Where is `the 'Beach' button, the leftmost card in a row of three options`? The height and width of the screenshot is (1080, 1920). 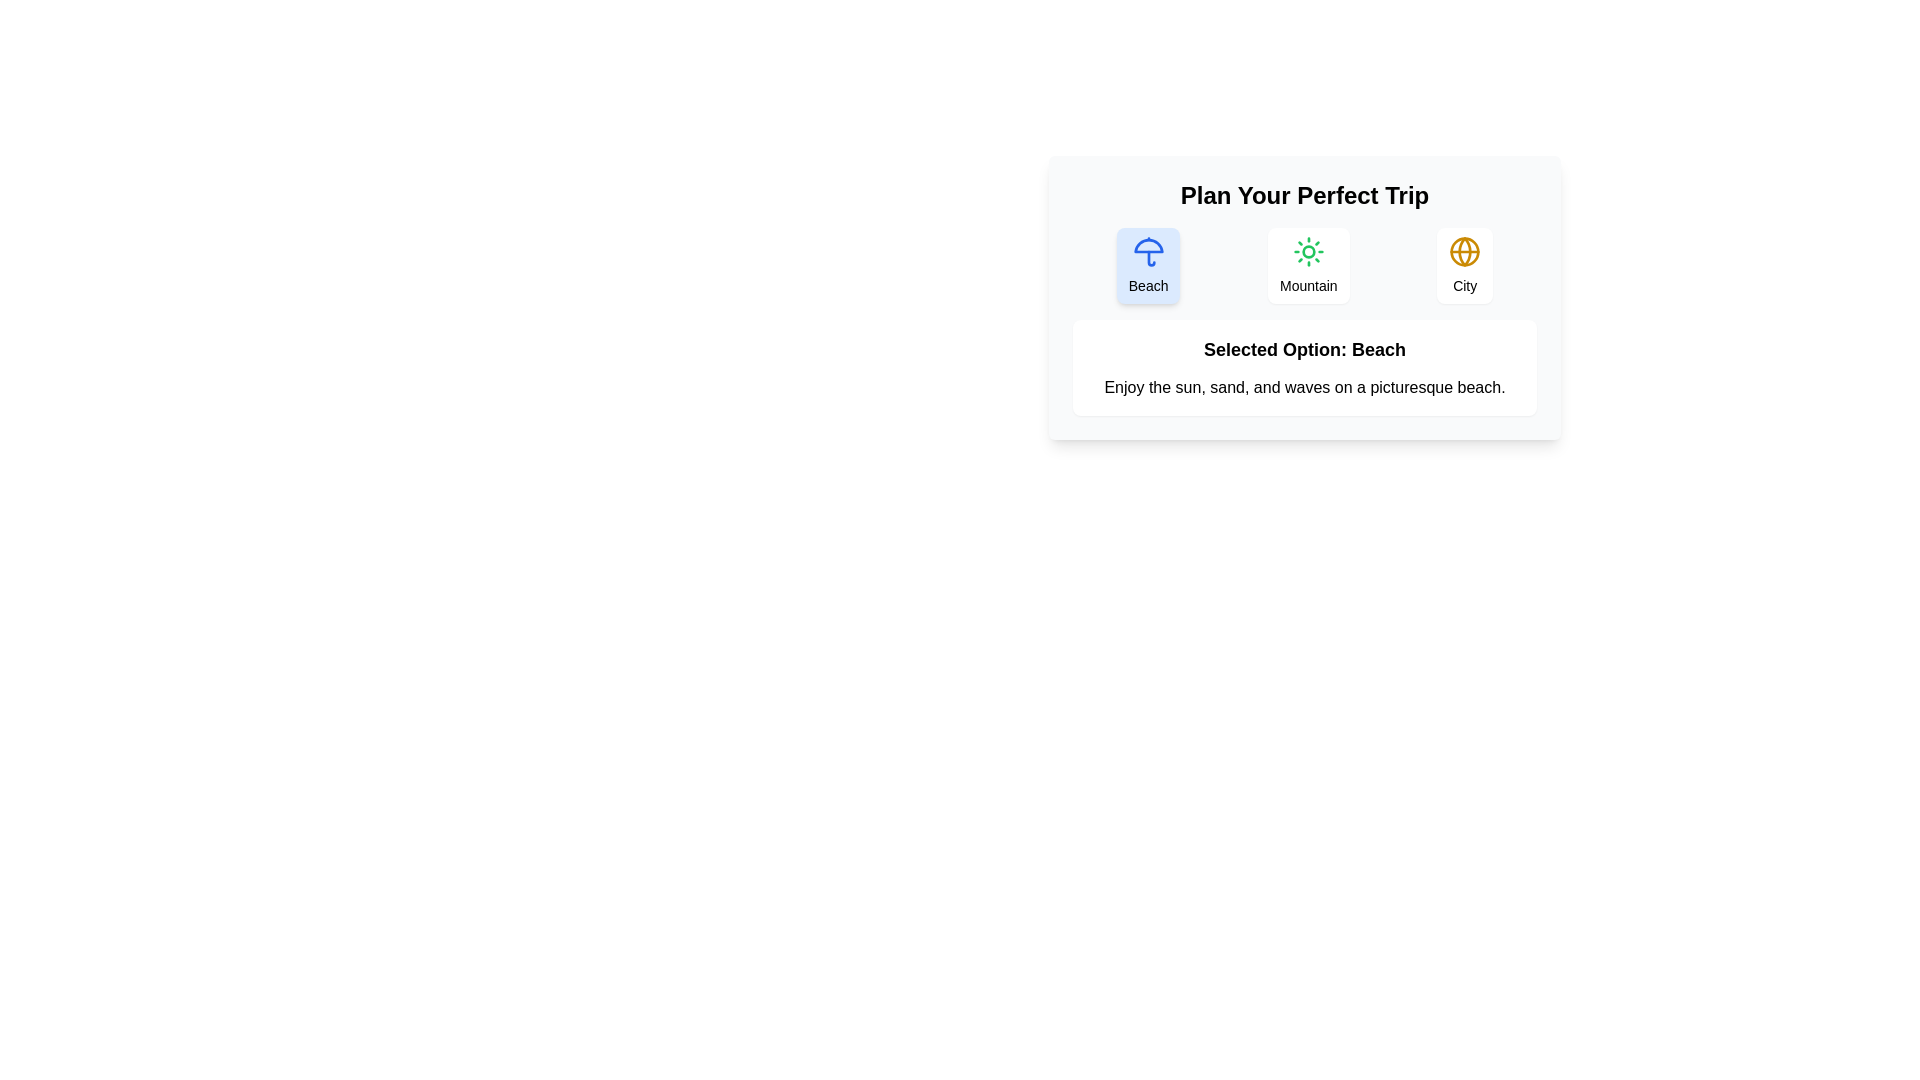
the 'Beach' button, the leftmost card in a row of three options is located at coordinates (1148, 265).